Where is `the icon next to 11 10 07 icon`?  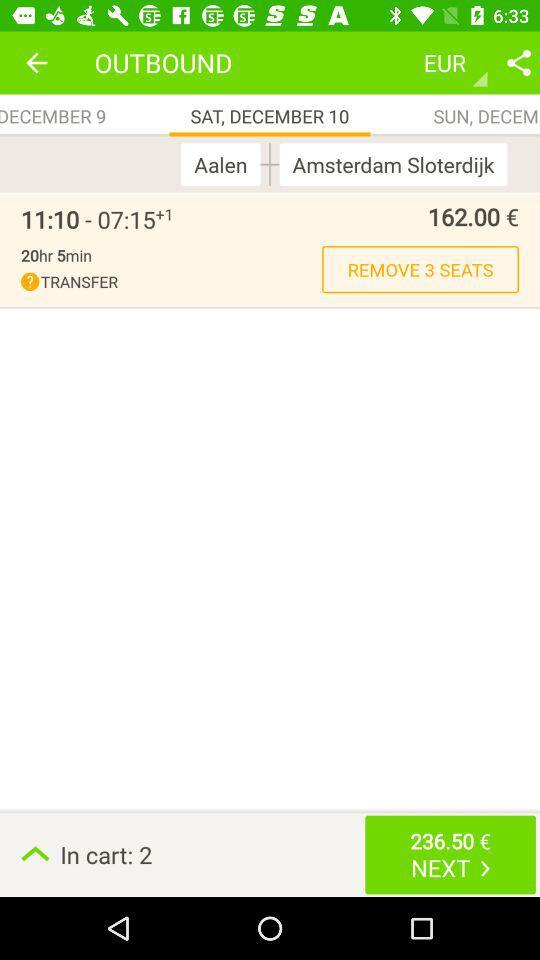 the icon next to 11 10 07 icon is located at coordinates (163, 214).